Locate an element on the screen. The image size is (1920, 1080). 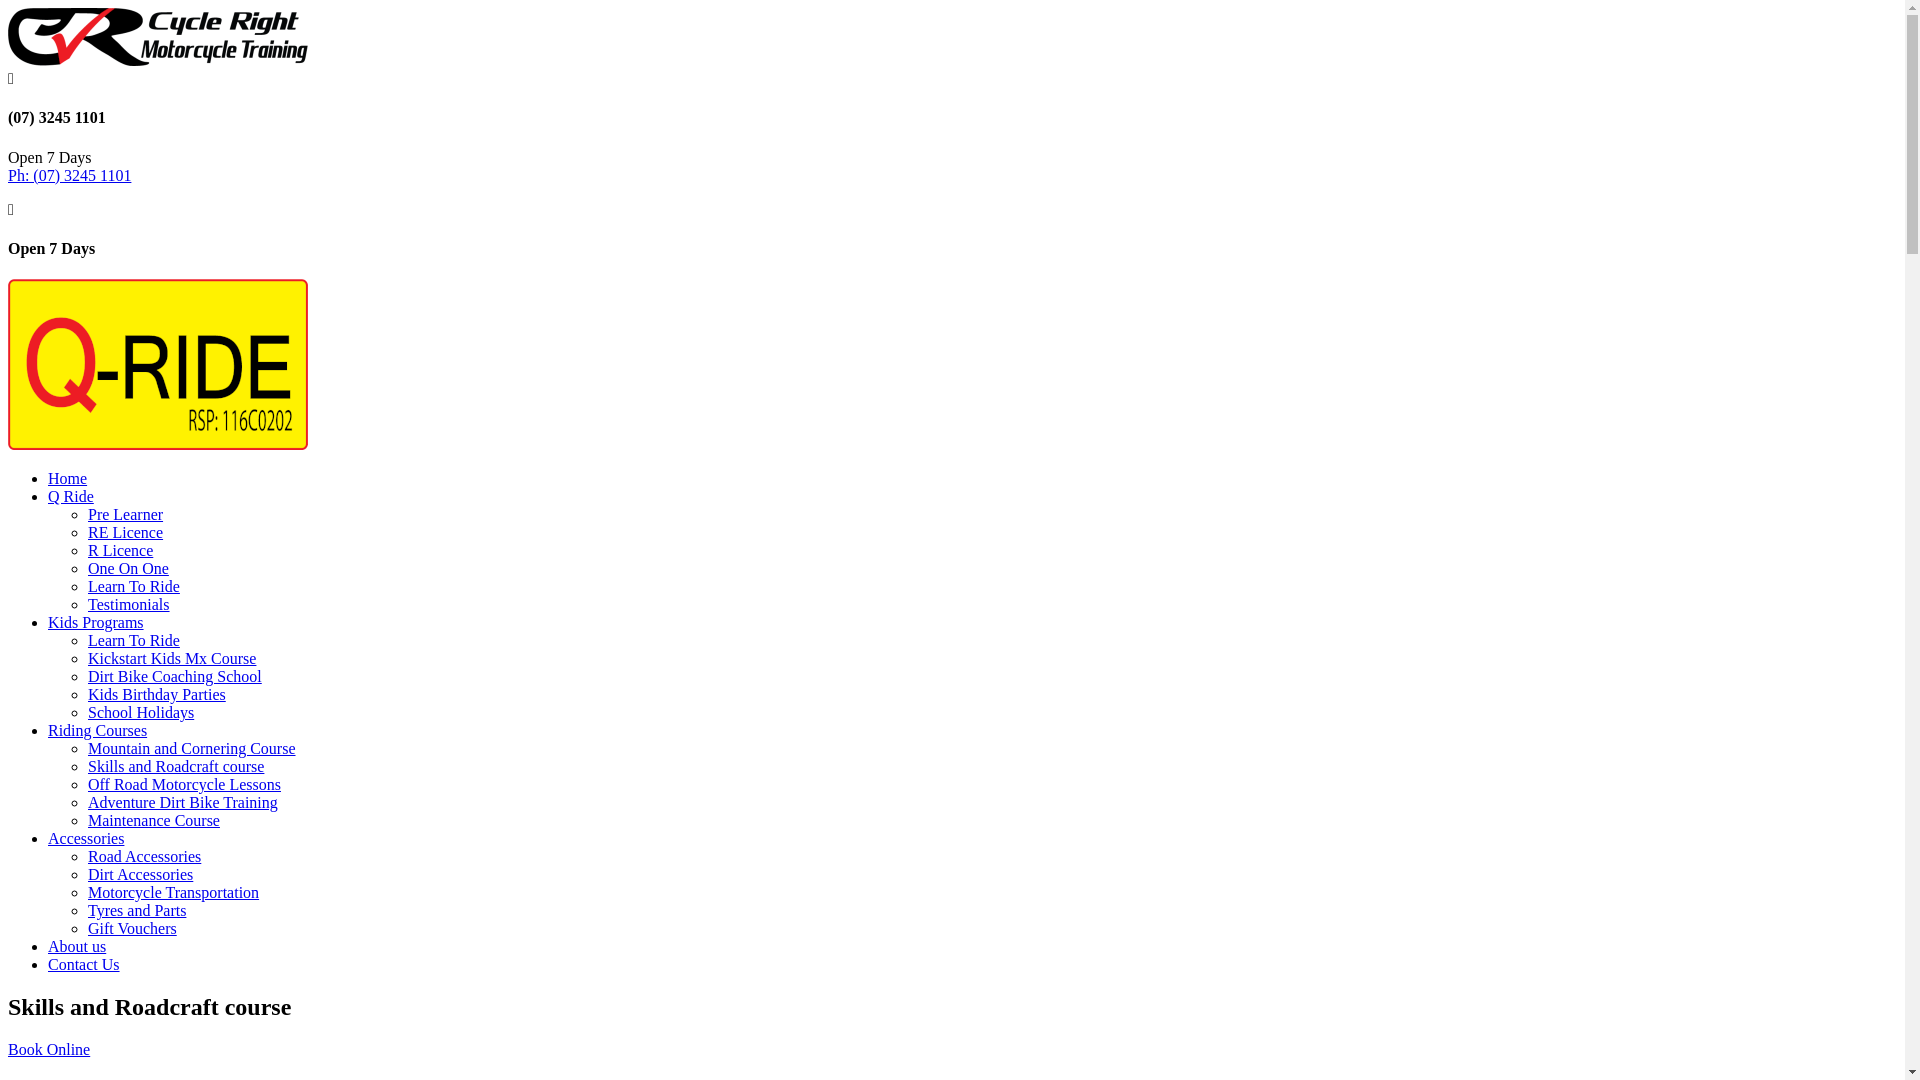
'Tyres and Parts' is located at coordinates (136, 910).